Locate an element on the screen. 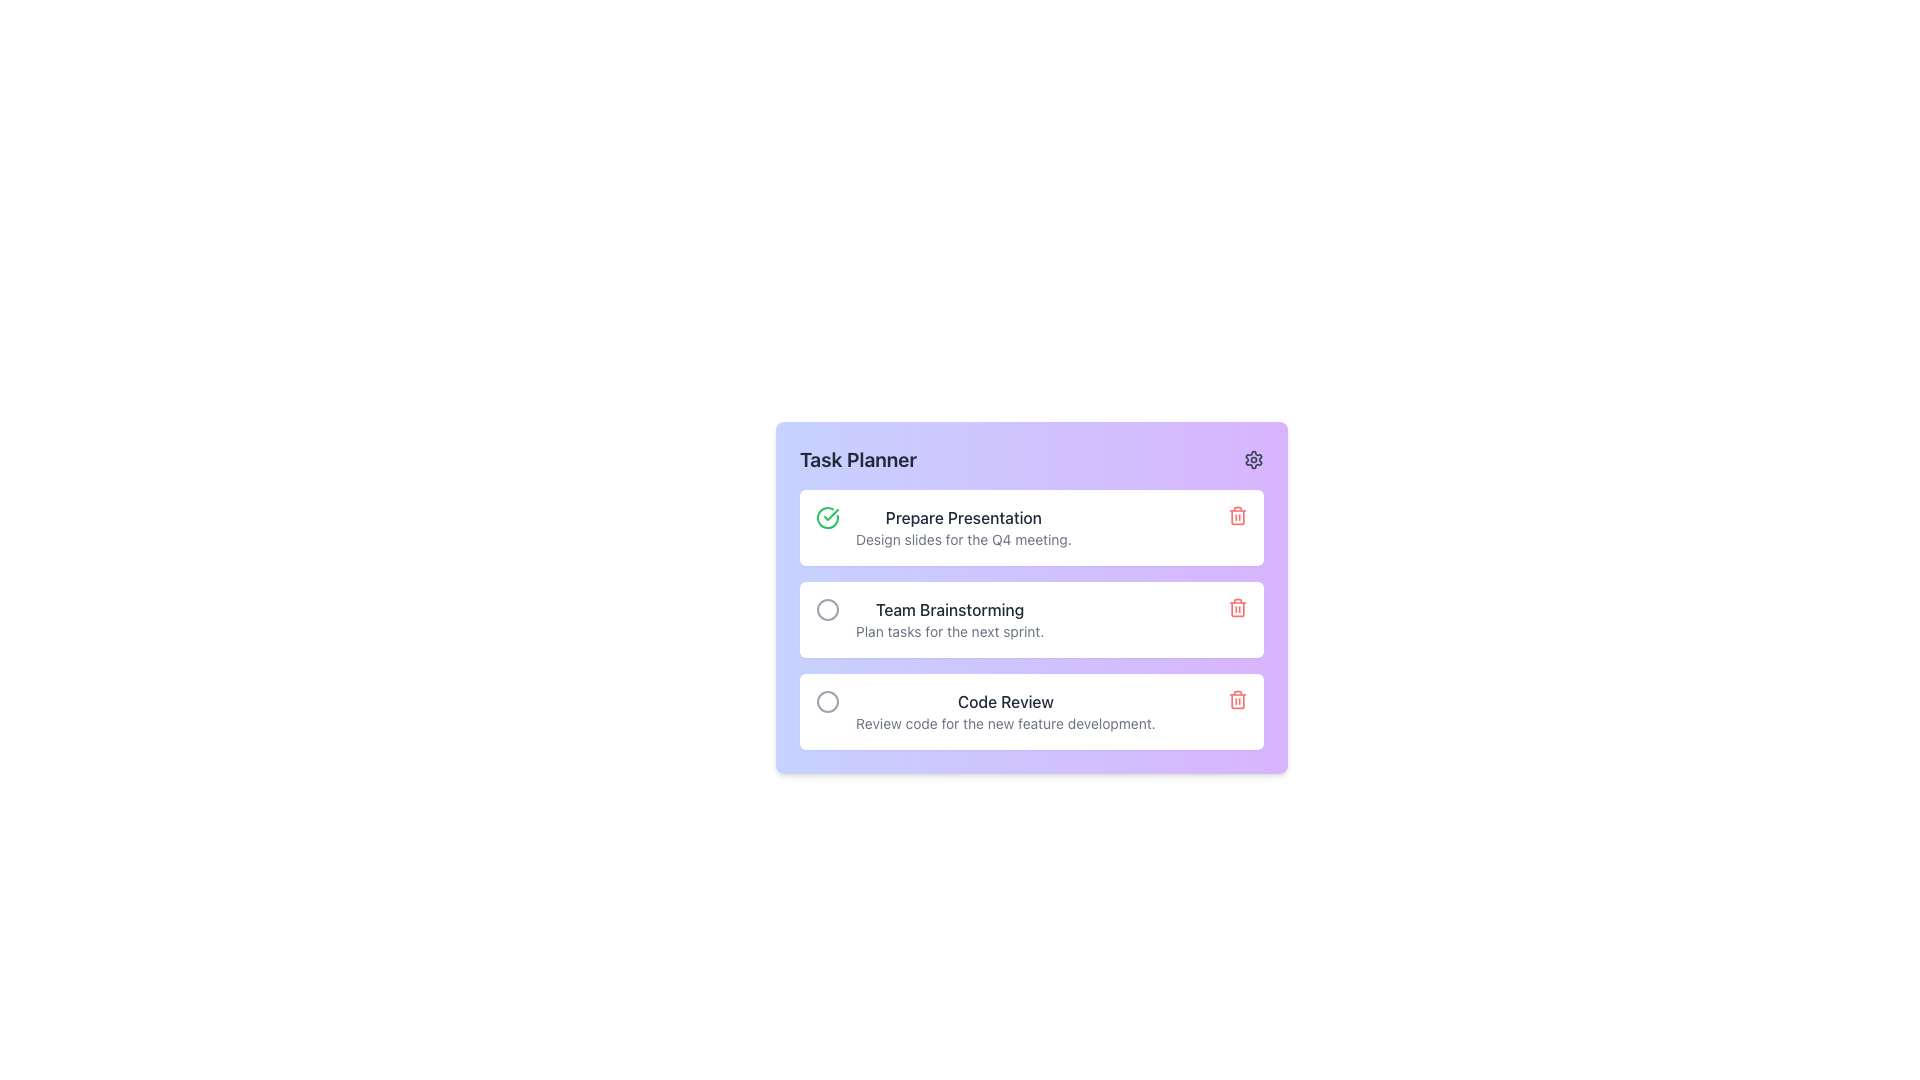 This screenshot has height=1080, width=1920. the green circular icon with a checkmark symbol, located to the left of the 'Prepare Presentation' task title is located at coordinates (828, 516).